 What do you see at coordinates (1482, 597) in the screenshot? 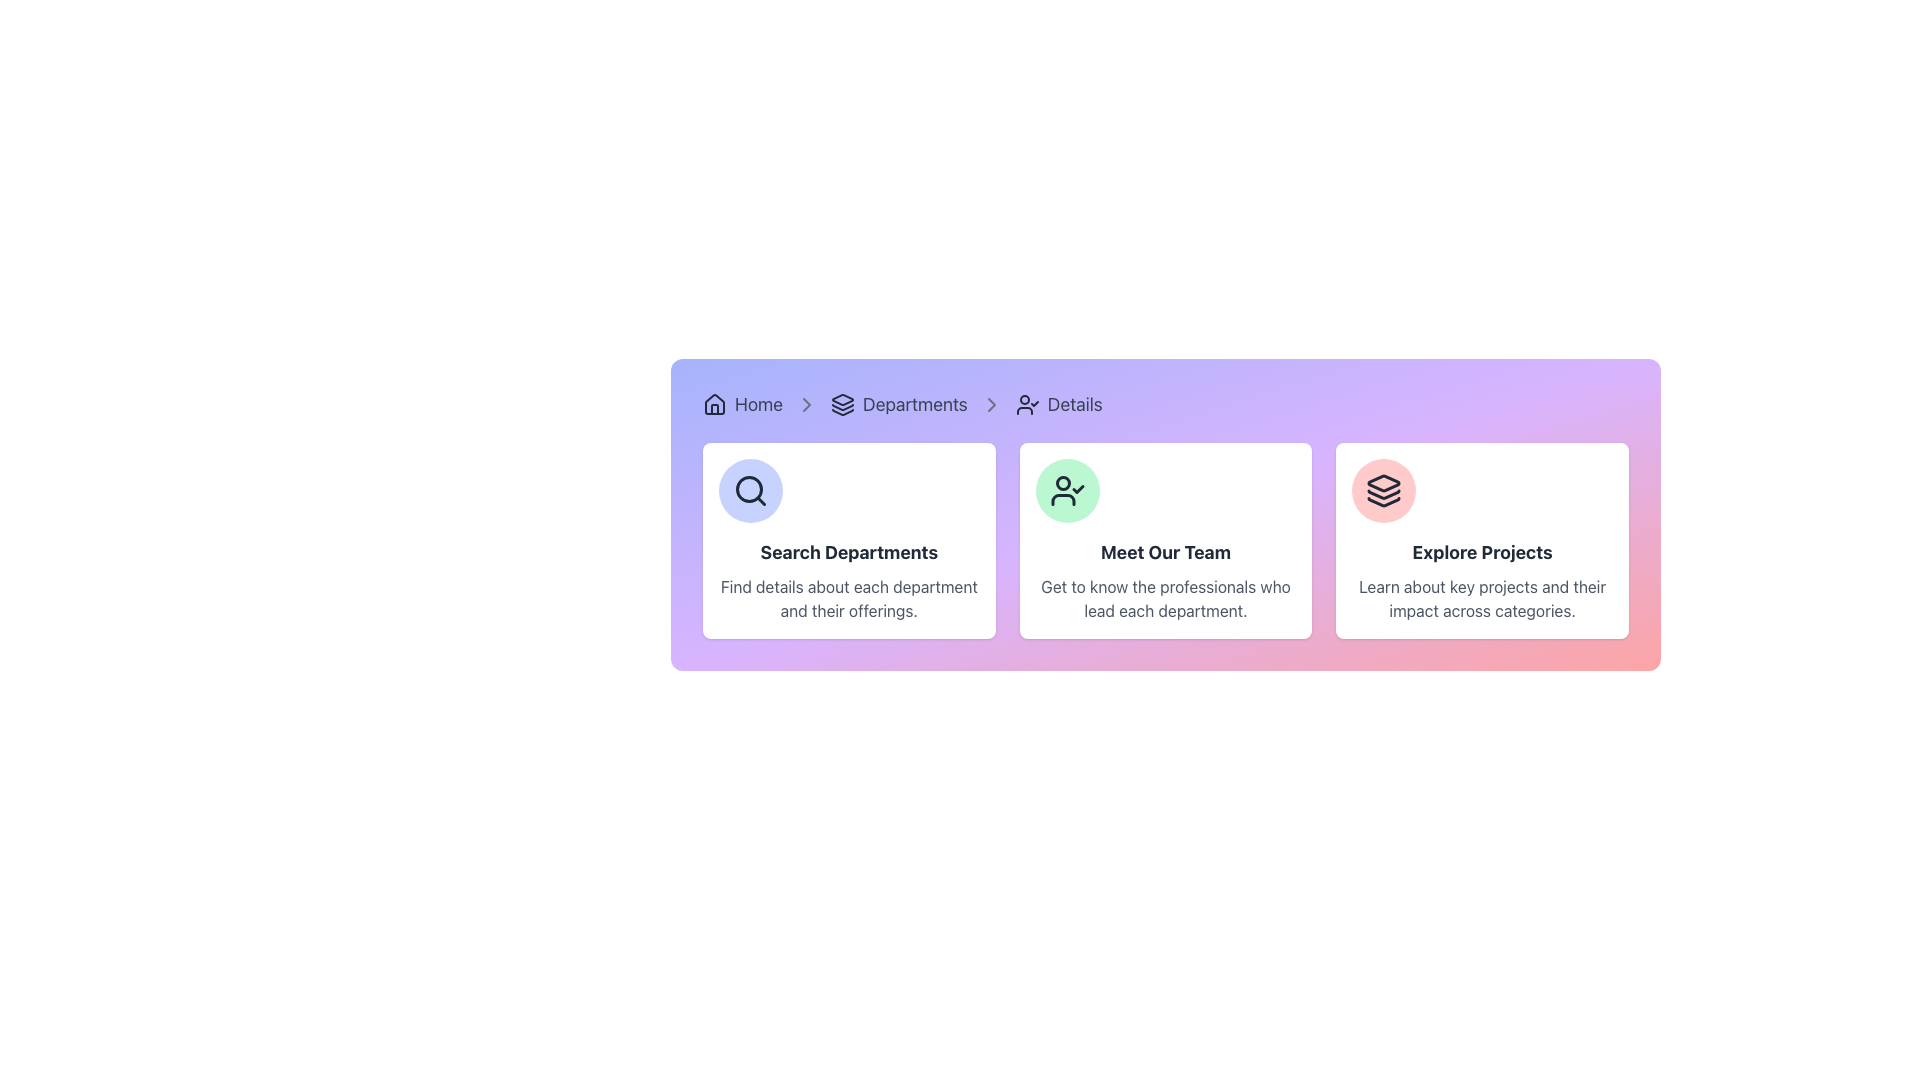
I see `the Text Label displaying 'Learn about key projects and their impact across categories.' located at the bottom of the 'Explore Projects' card` at bounding box center [1482, 597].